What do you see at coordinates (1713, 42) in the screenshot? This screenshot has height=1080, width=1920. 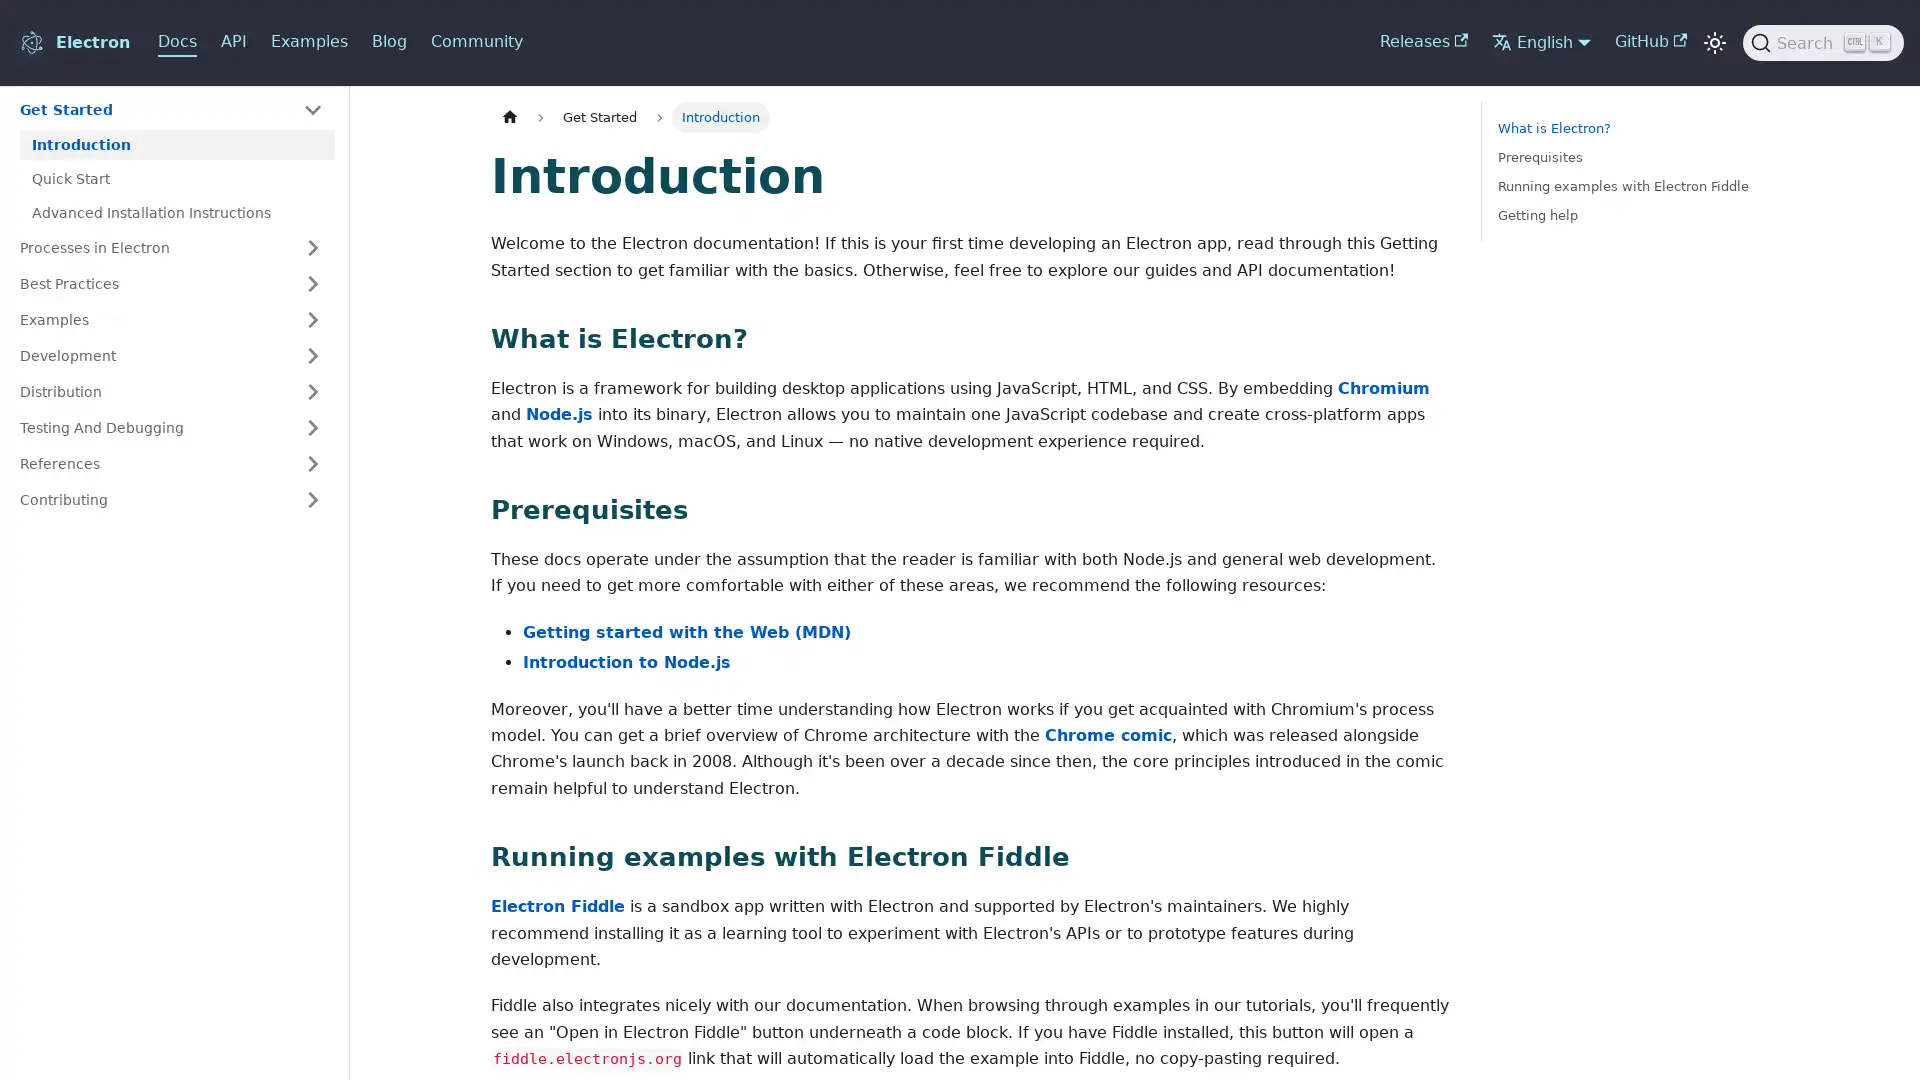 I see `Switch between dark and light mode (currently light mode)` at bounding box center [1713, 42].